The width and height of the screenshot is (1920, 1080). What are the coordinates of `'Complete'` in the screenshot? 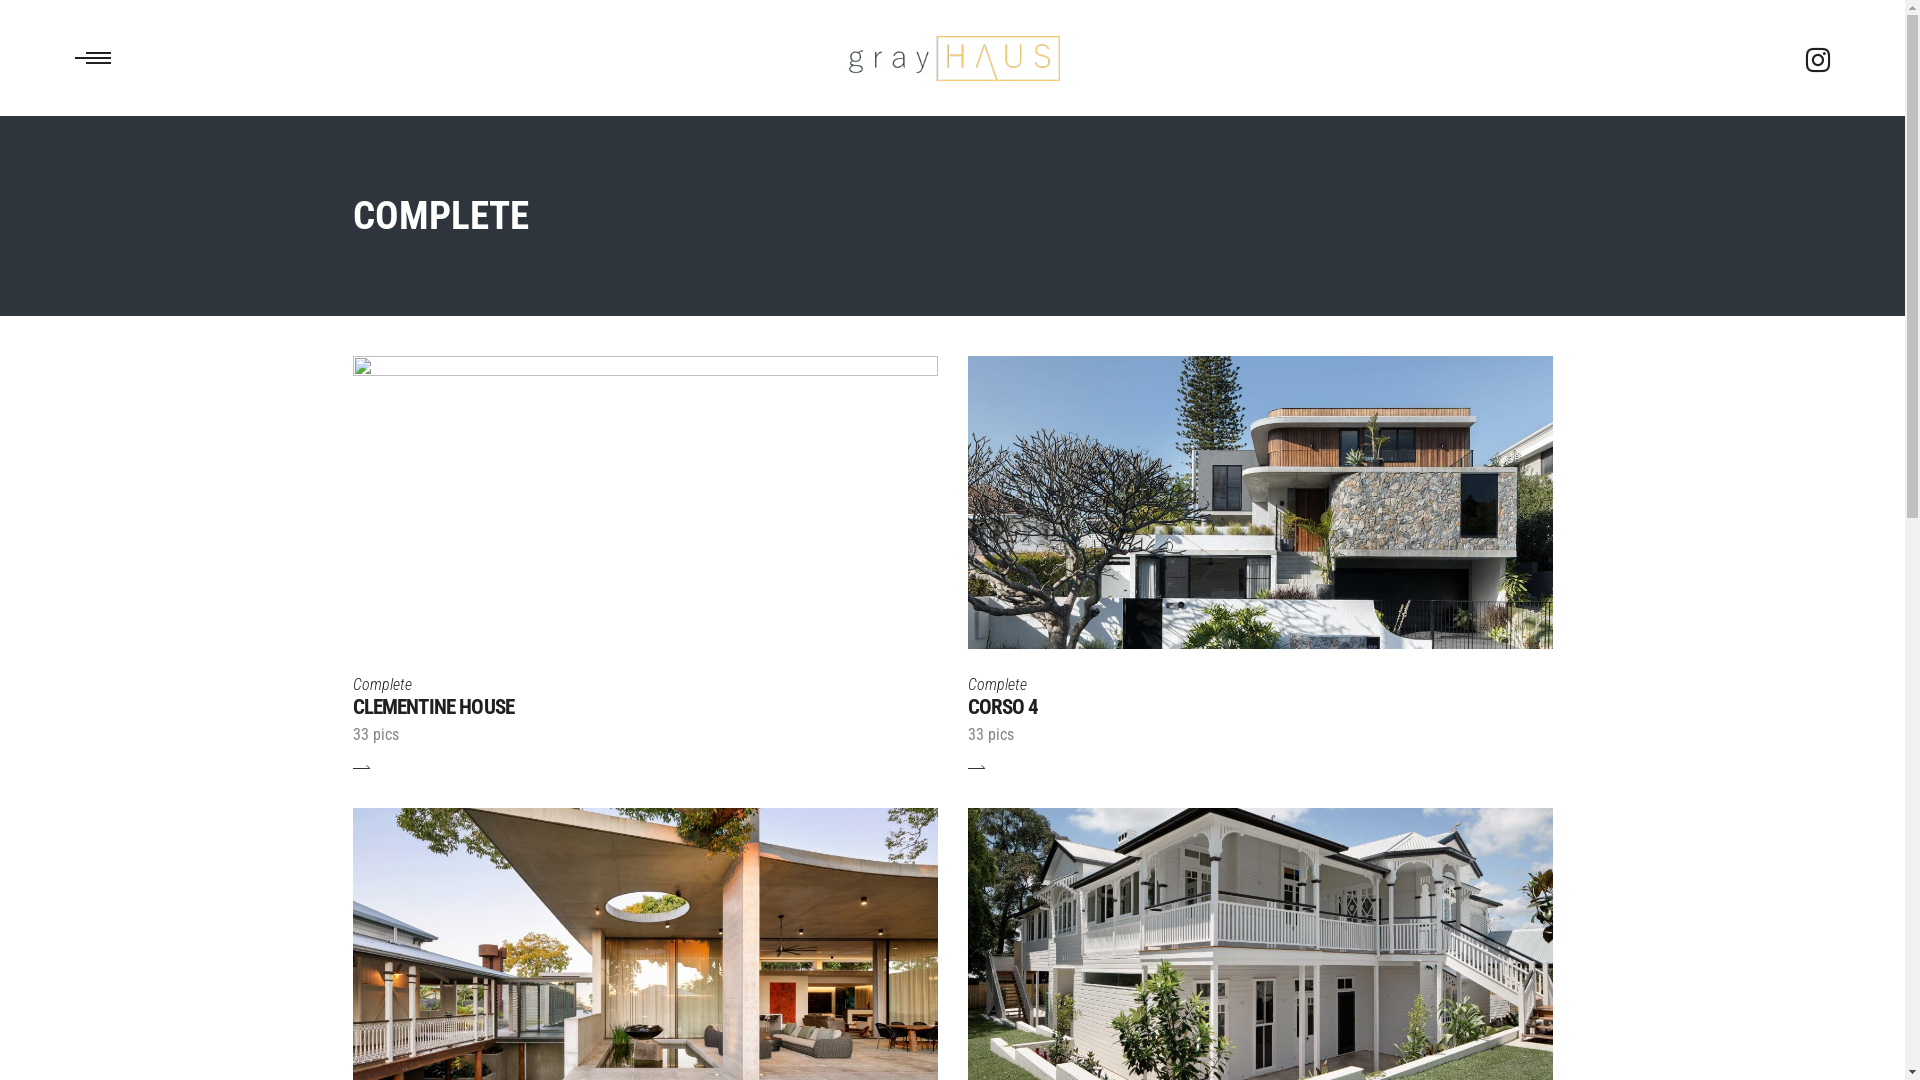 It's located at (997, 683).